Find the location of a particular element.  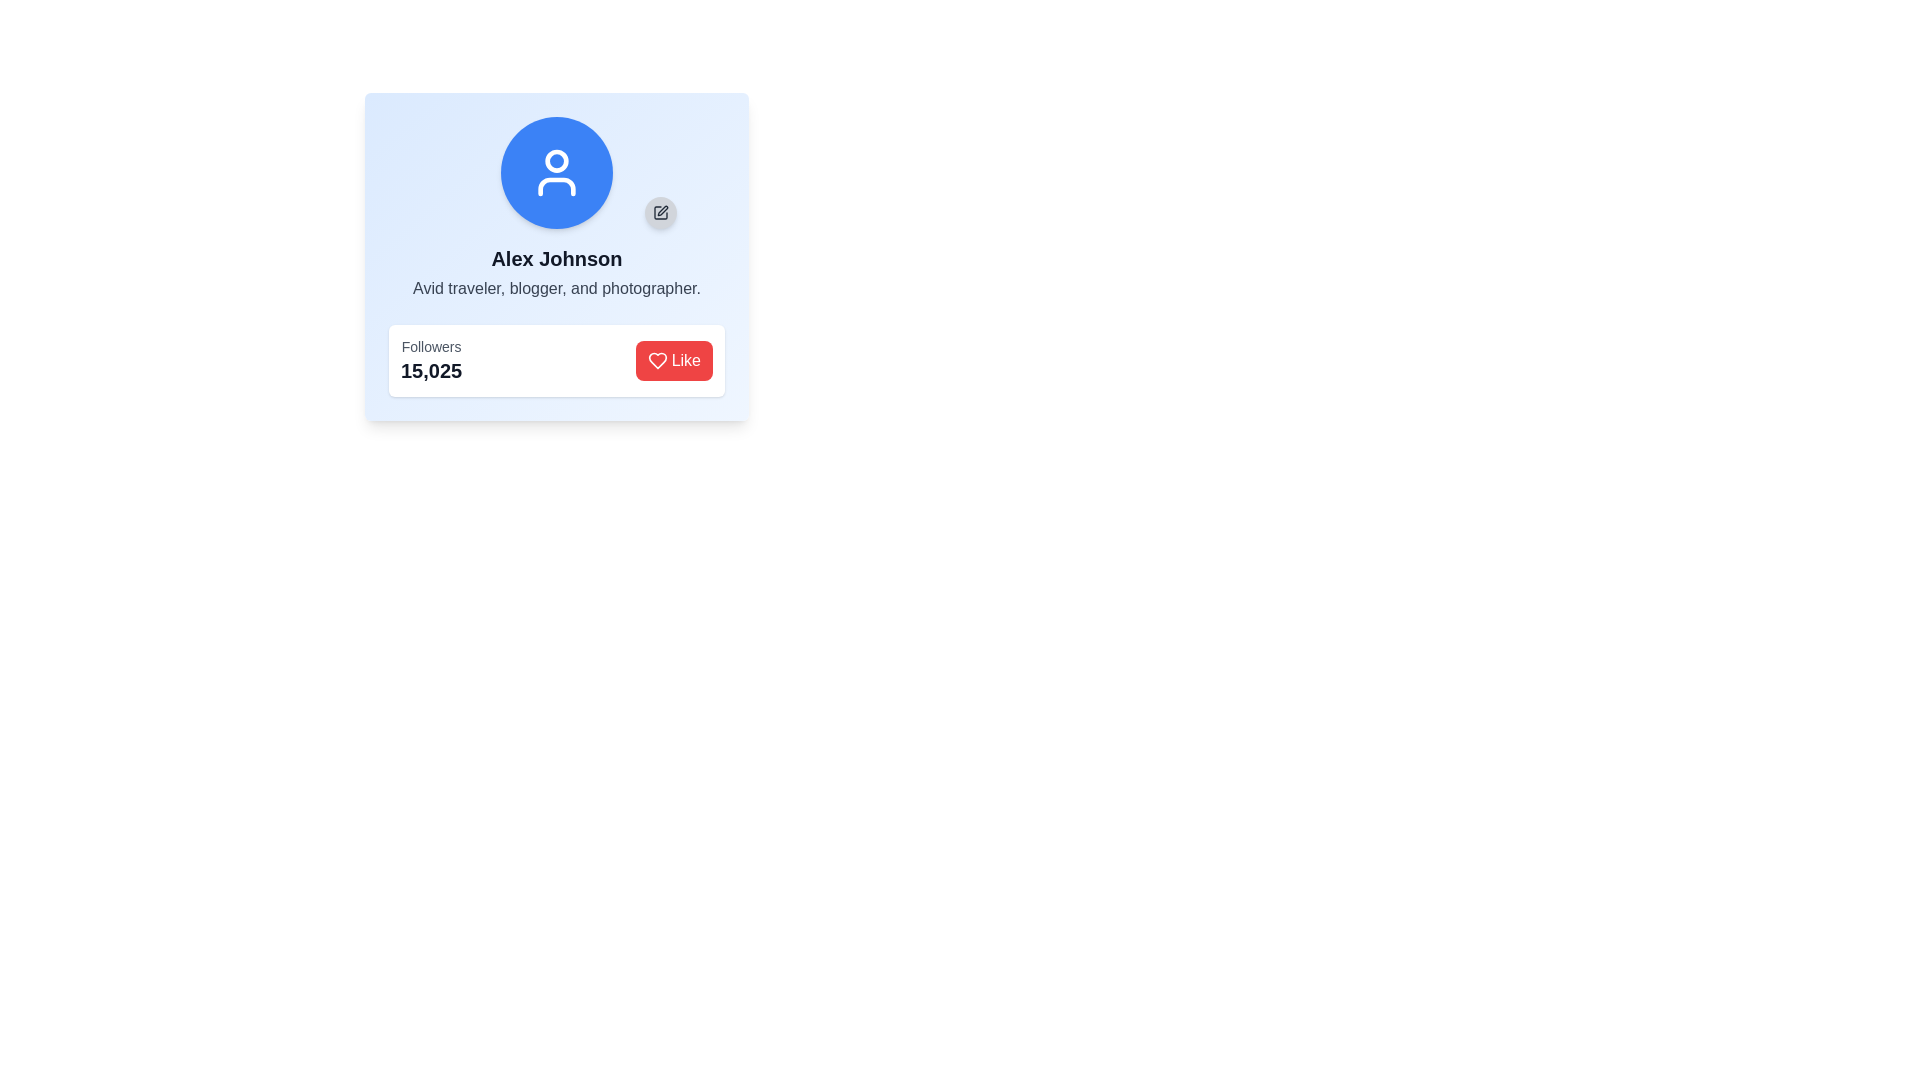

displayed text from the 'Followers' text label group, which shows 'Followers' in gray and '15,025' in bold black is located at coordinates (430, 361).